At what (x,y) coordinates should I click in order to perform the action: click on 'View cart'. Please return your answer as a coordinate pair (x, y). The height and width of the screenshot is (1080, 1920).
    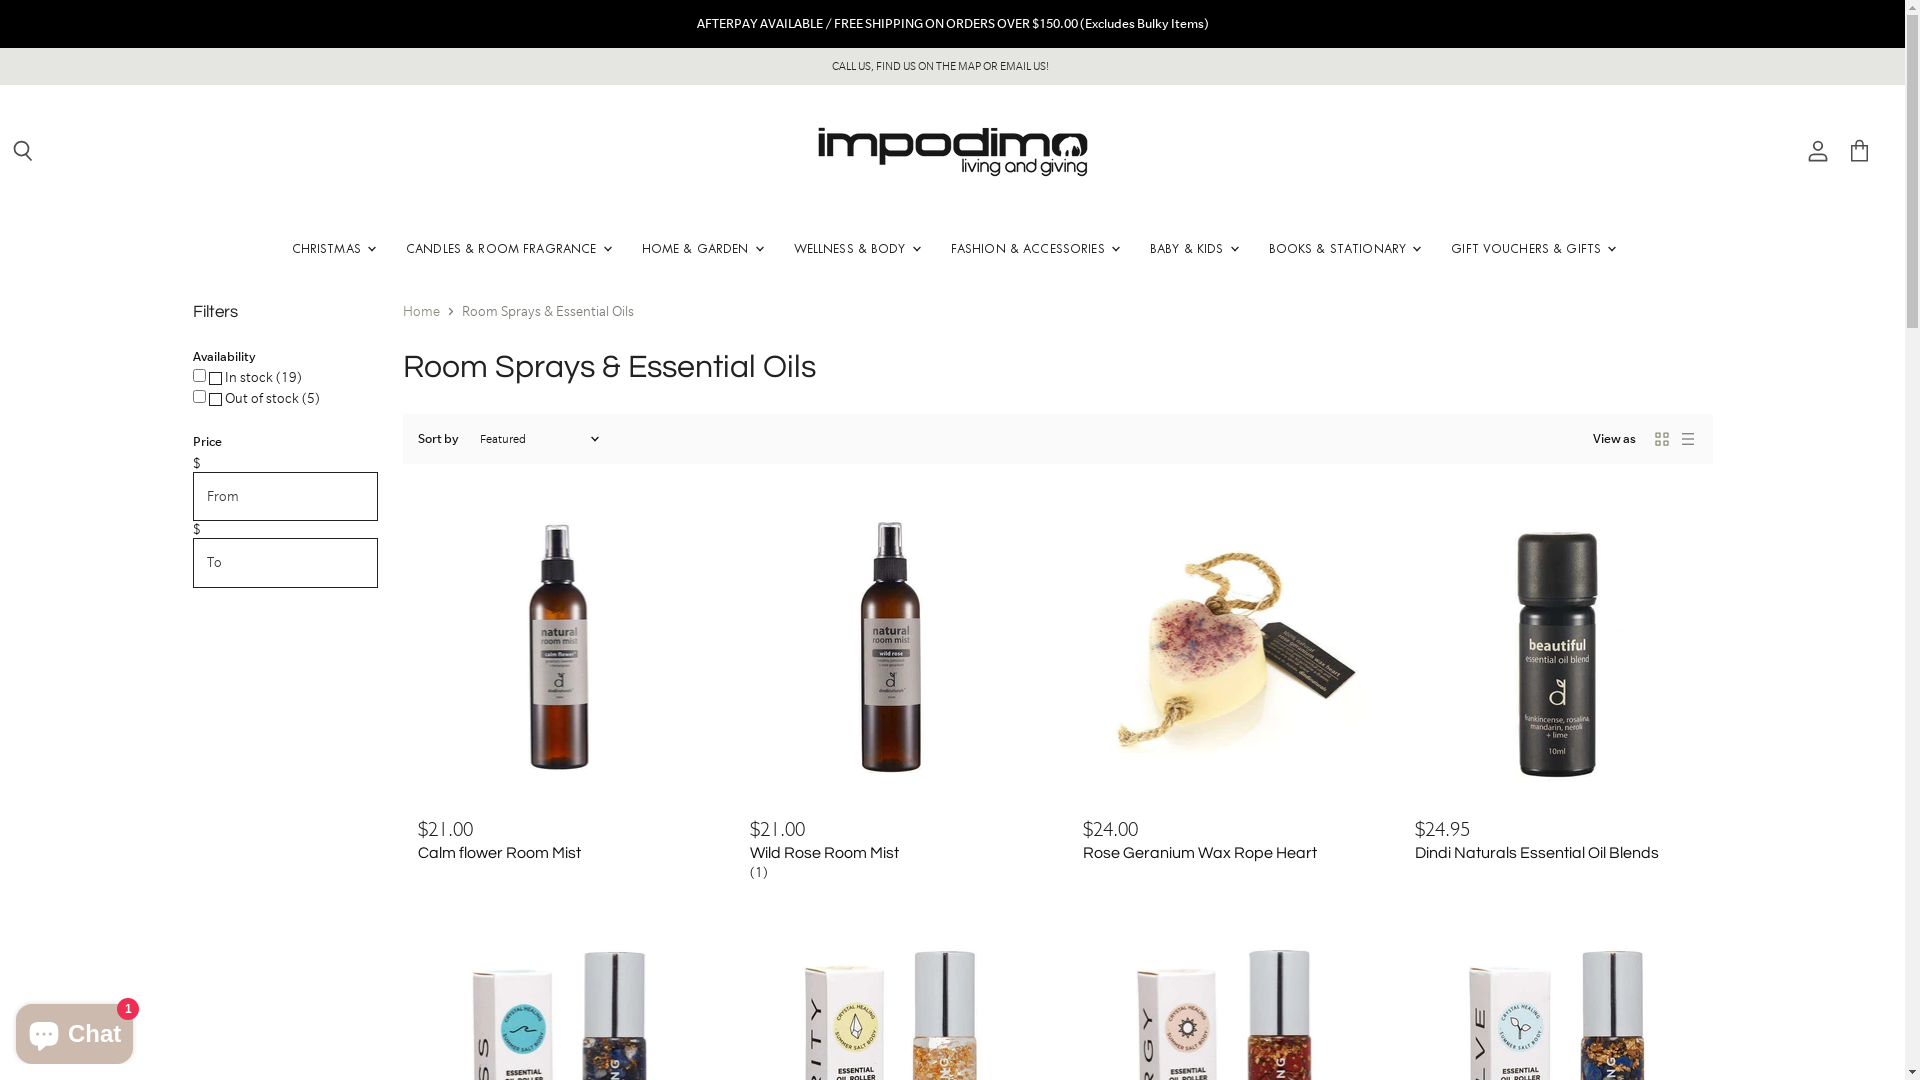
    Looking at the image, I should click on (1858, 150).